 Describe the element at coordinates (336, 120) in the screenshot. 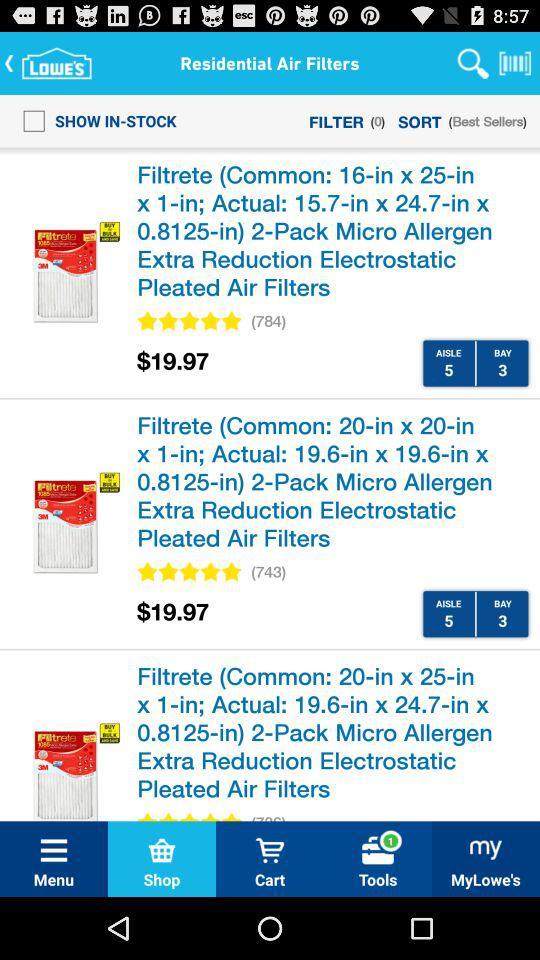

I see `the item next to the (0) icon` at that location.